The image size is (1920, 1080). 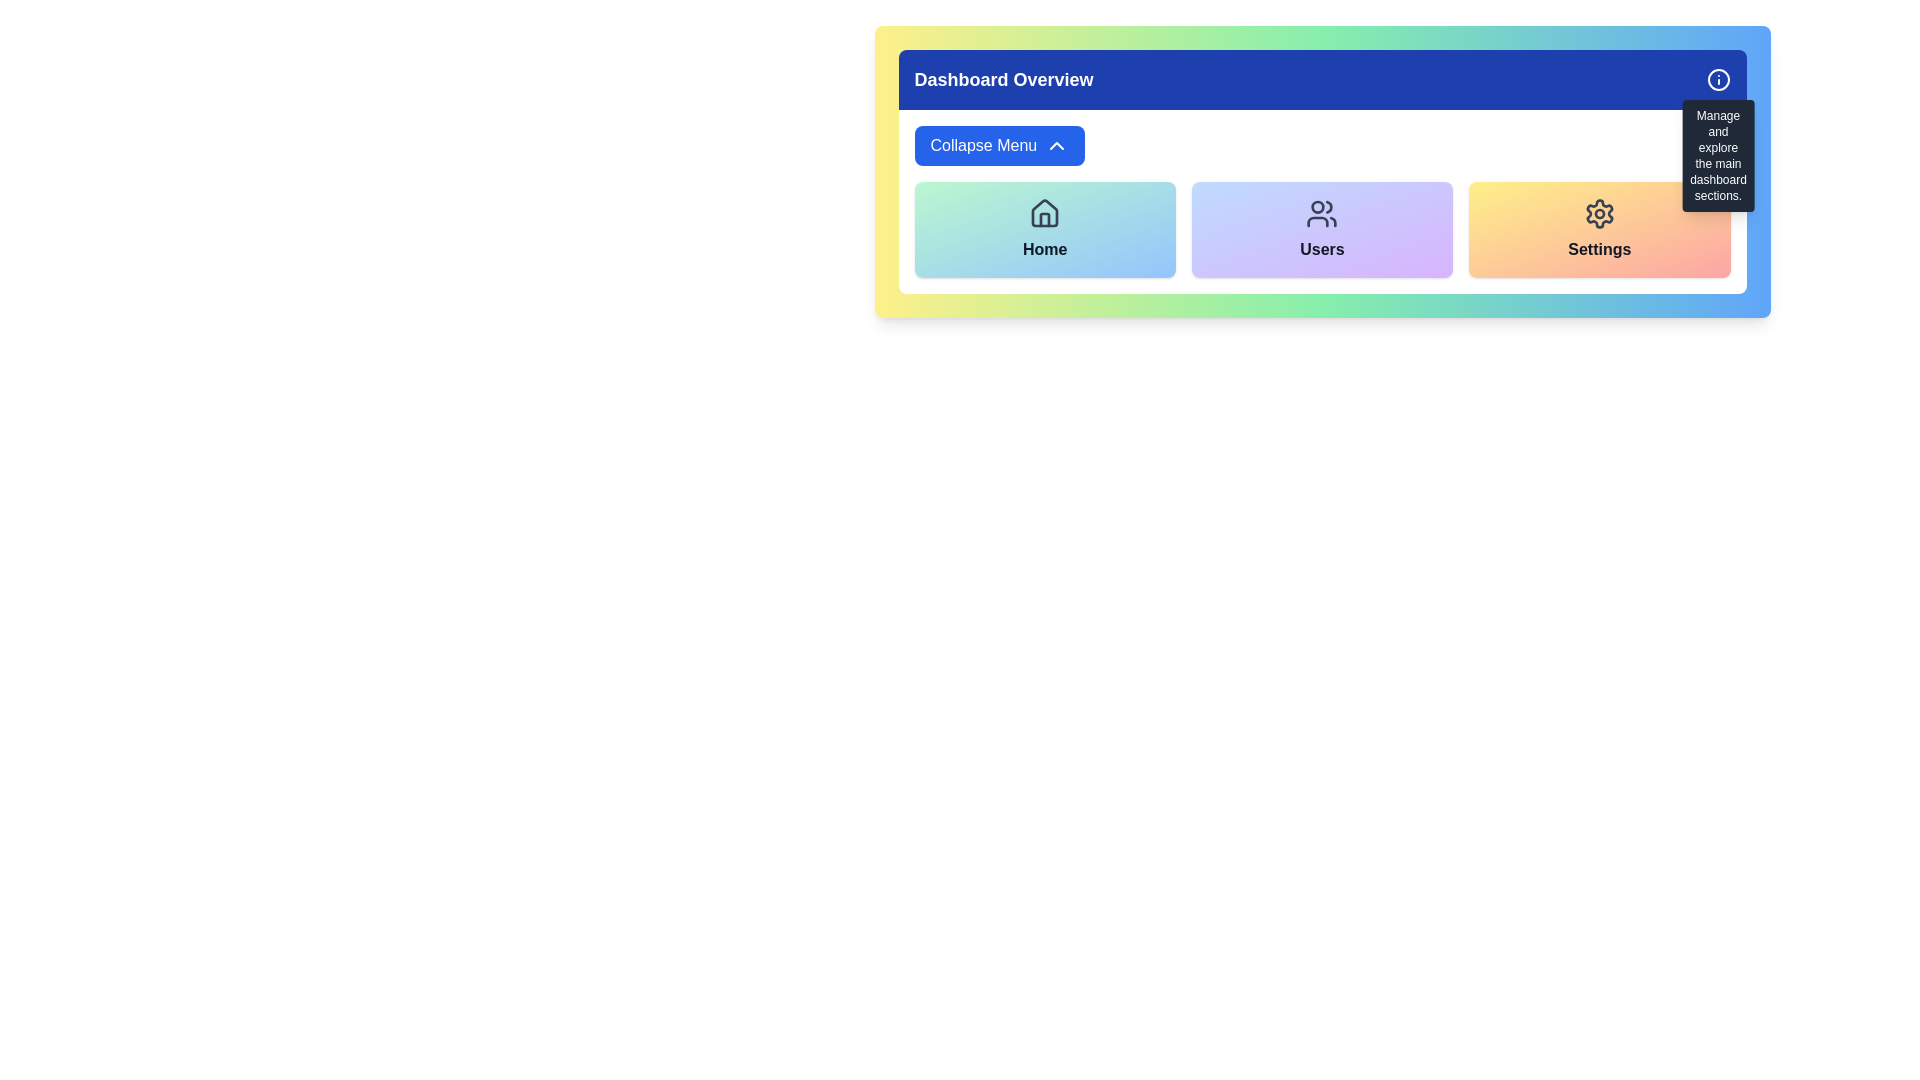 What do you see at coordinates (1717, 79) in the screenshot?
I see `the Tooltip-trigger icon, which is a circular icon with a blue background and white 'i' symbol located at the top-right corner of the header section, next to the 'Dashboard Overview' text` at bounding box center [1717, 79].